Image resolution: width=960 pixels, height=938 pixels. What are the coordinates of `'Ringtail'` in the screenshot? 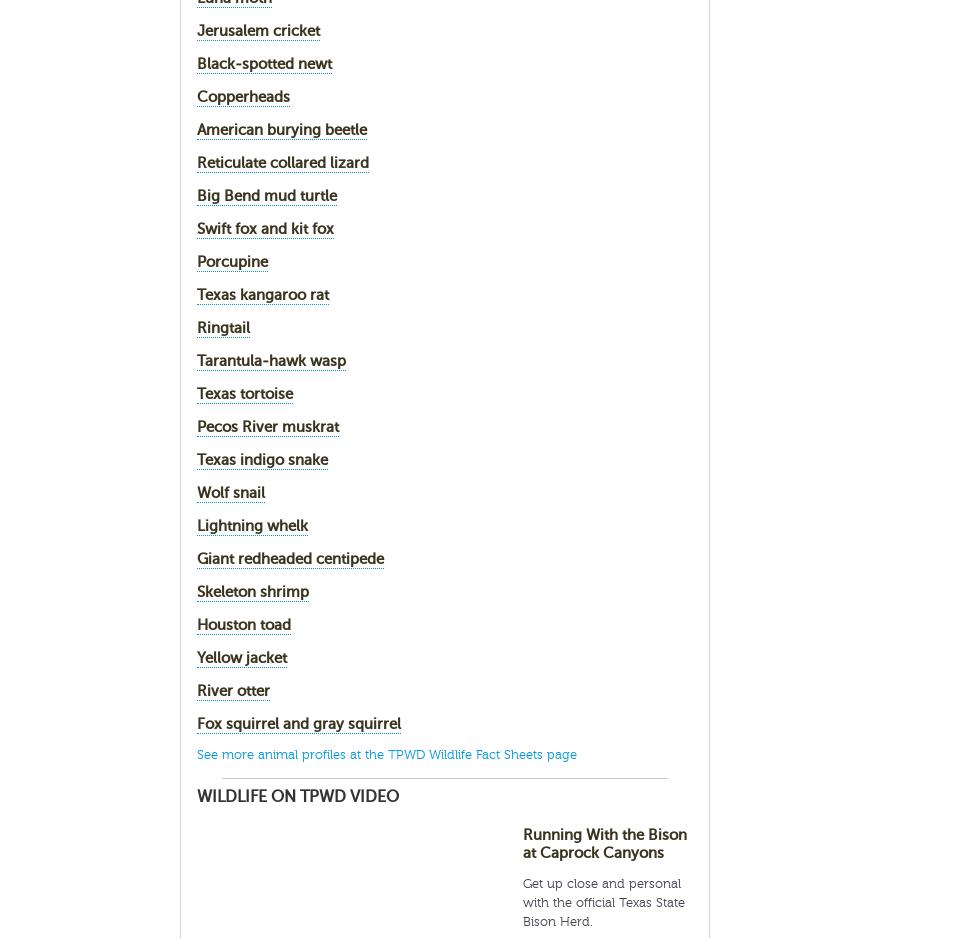 It's located at (223, 327).